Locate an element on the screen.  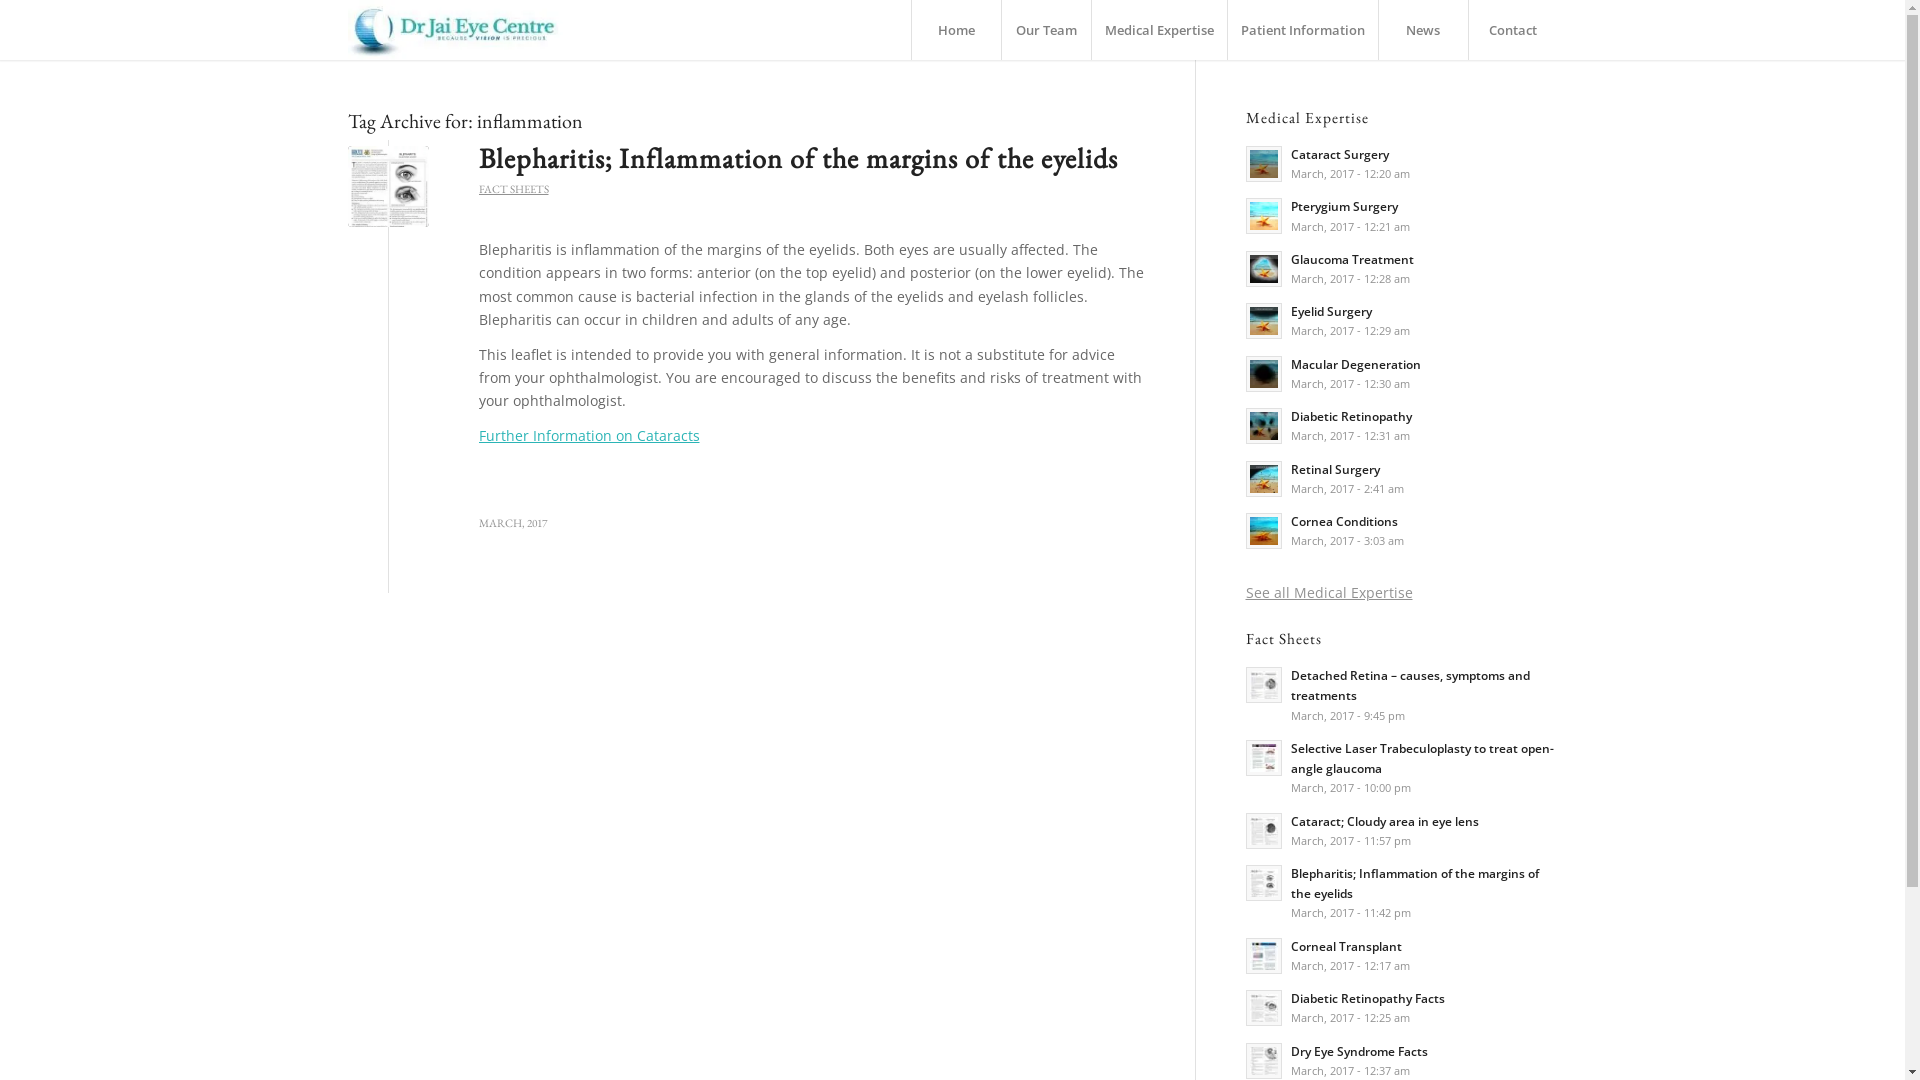
'Blepharitis' is located at coordinates (388, 186).